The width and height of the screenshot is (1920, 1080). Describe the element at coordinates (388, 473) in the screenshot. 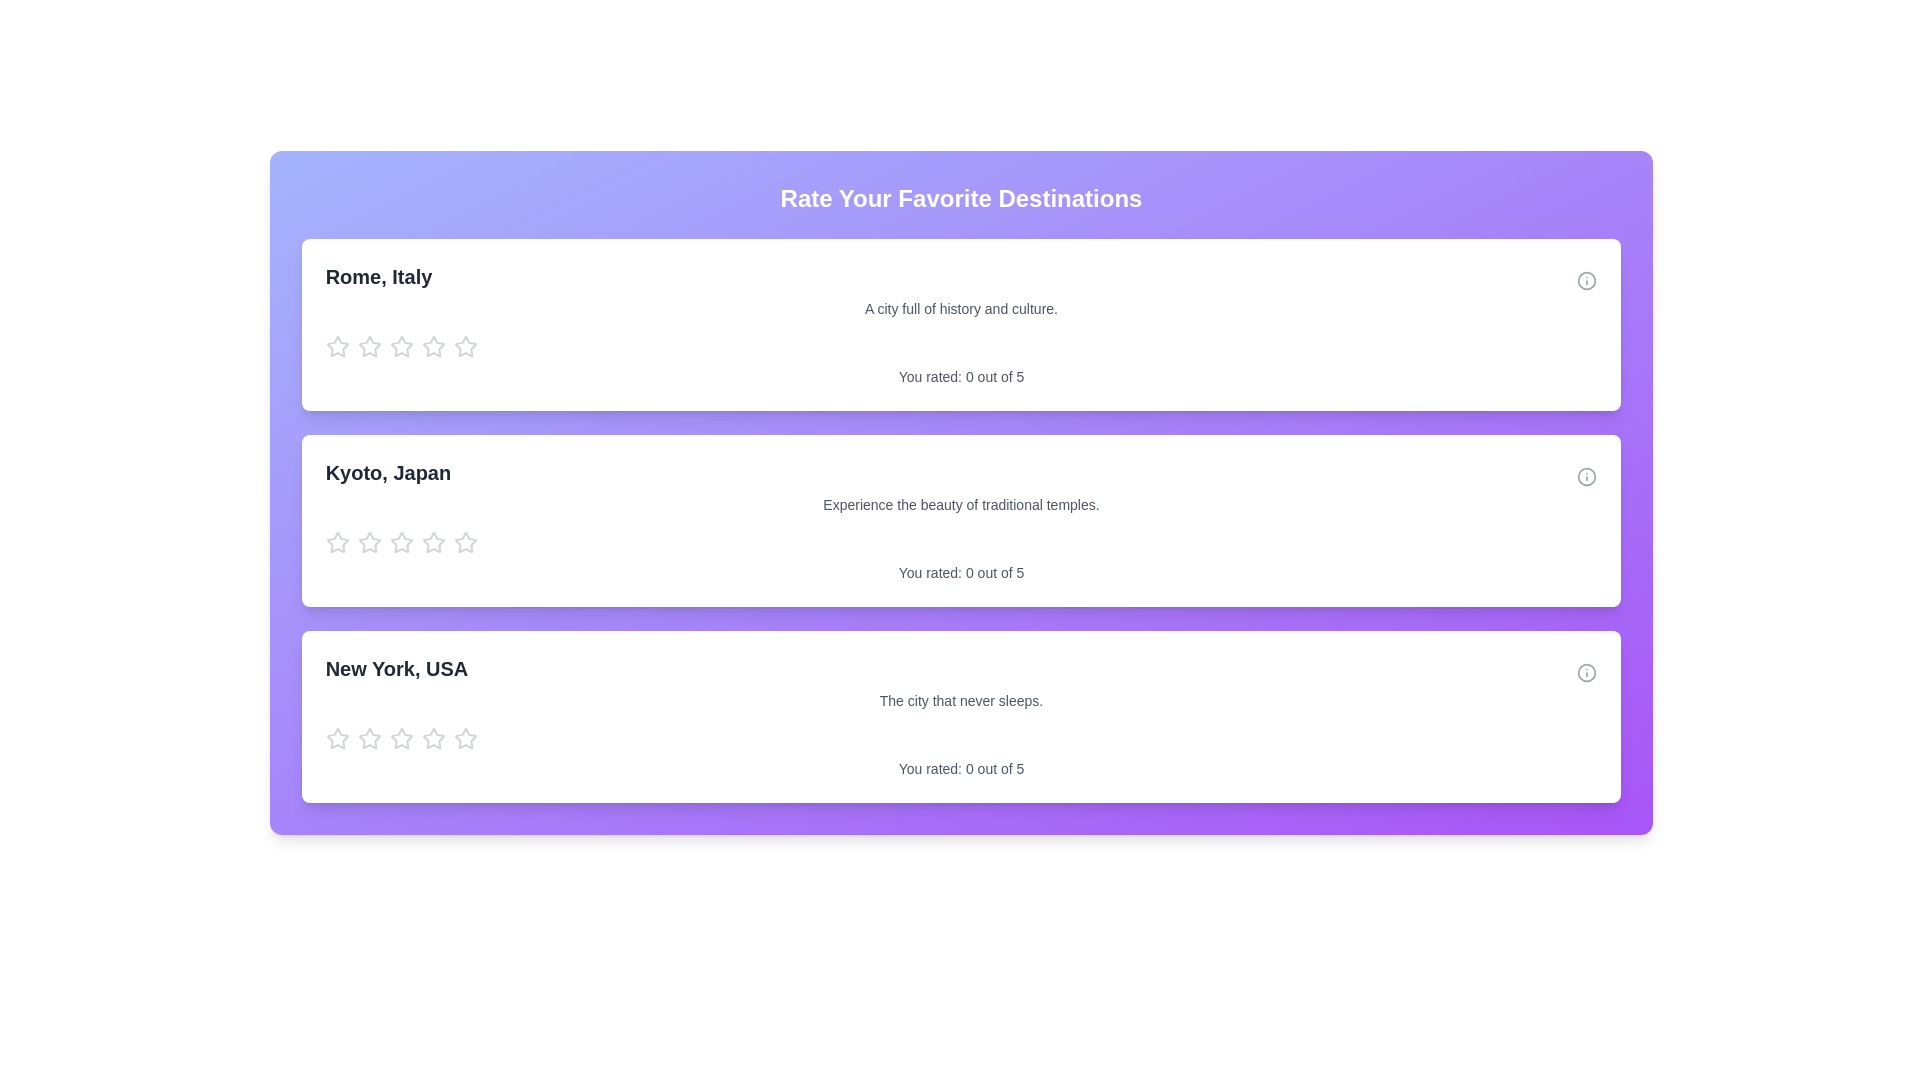

I see `Text label displaying 'Kyoto, Japan' located in the second section of the vertically stacked list of destinations, positioned directly above the star icons for rating` at that location.